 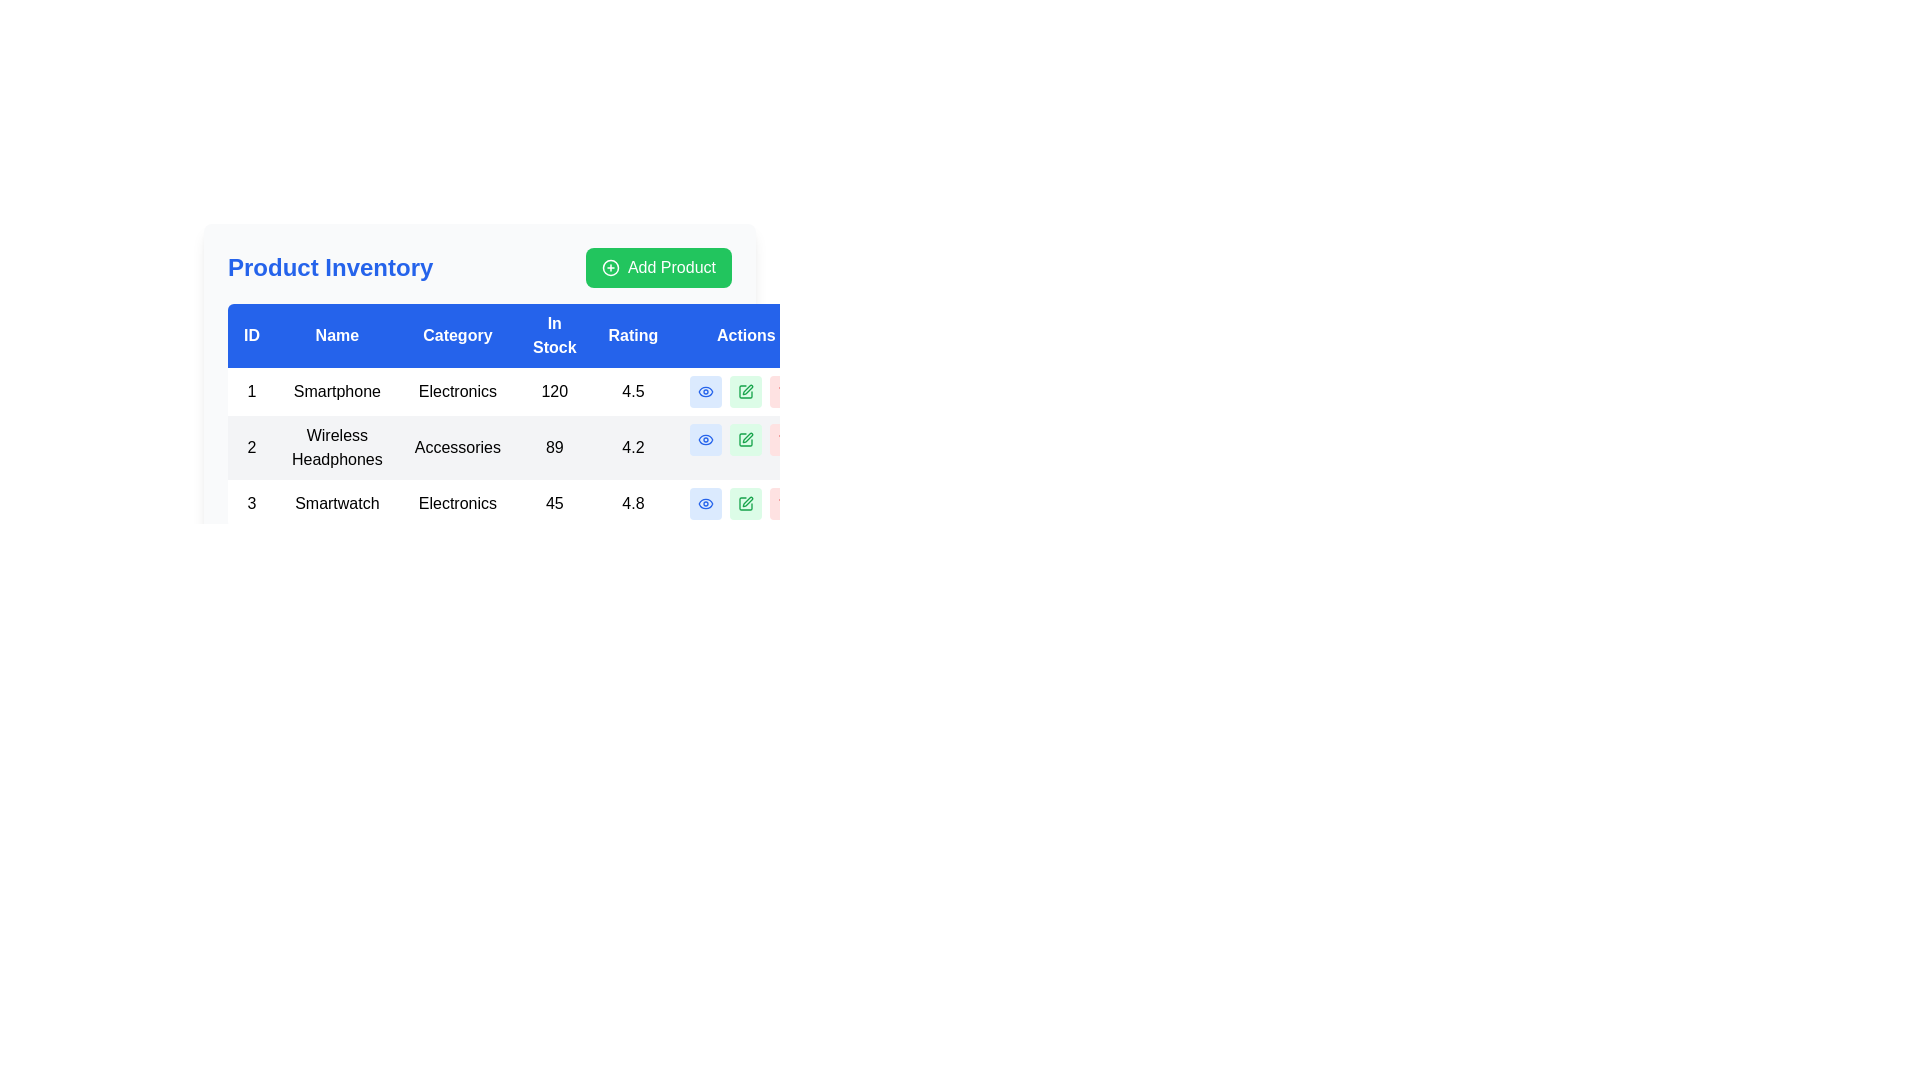 What do you see at coordinates (456, 334) in the screenshot?
I see `text content of the 'Category' column header in the table, which is the third column header located at the center of the header row` at bounding box center [456, 334].